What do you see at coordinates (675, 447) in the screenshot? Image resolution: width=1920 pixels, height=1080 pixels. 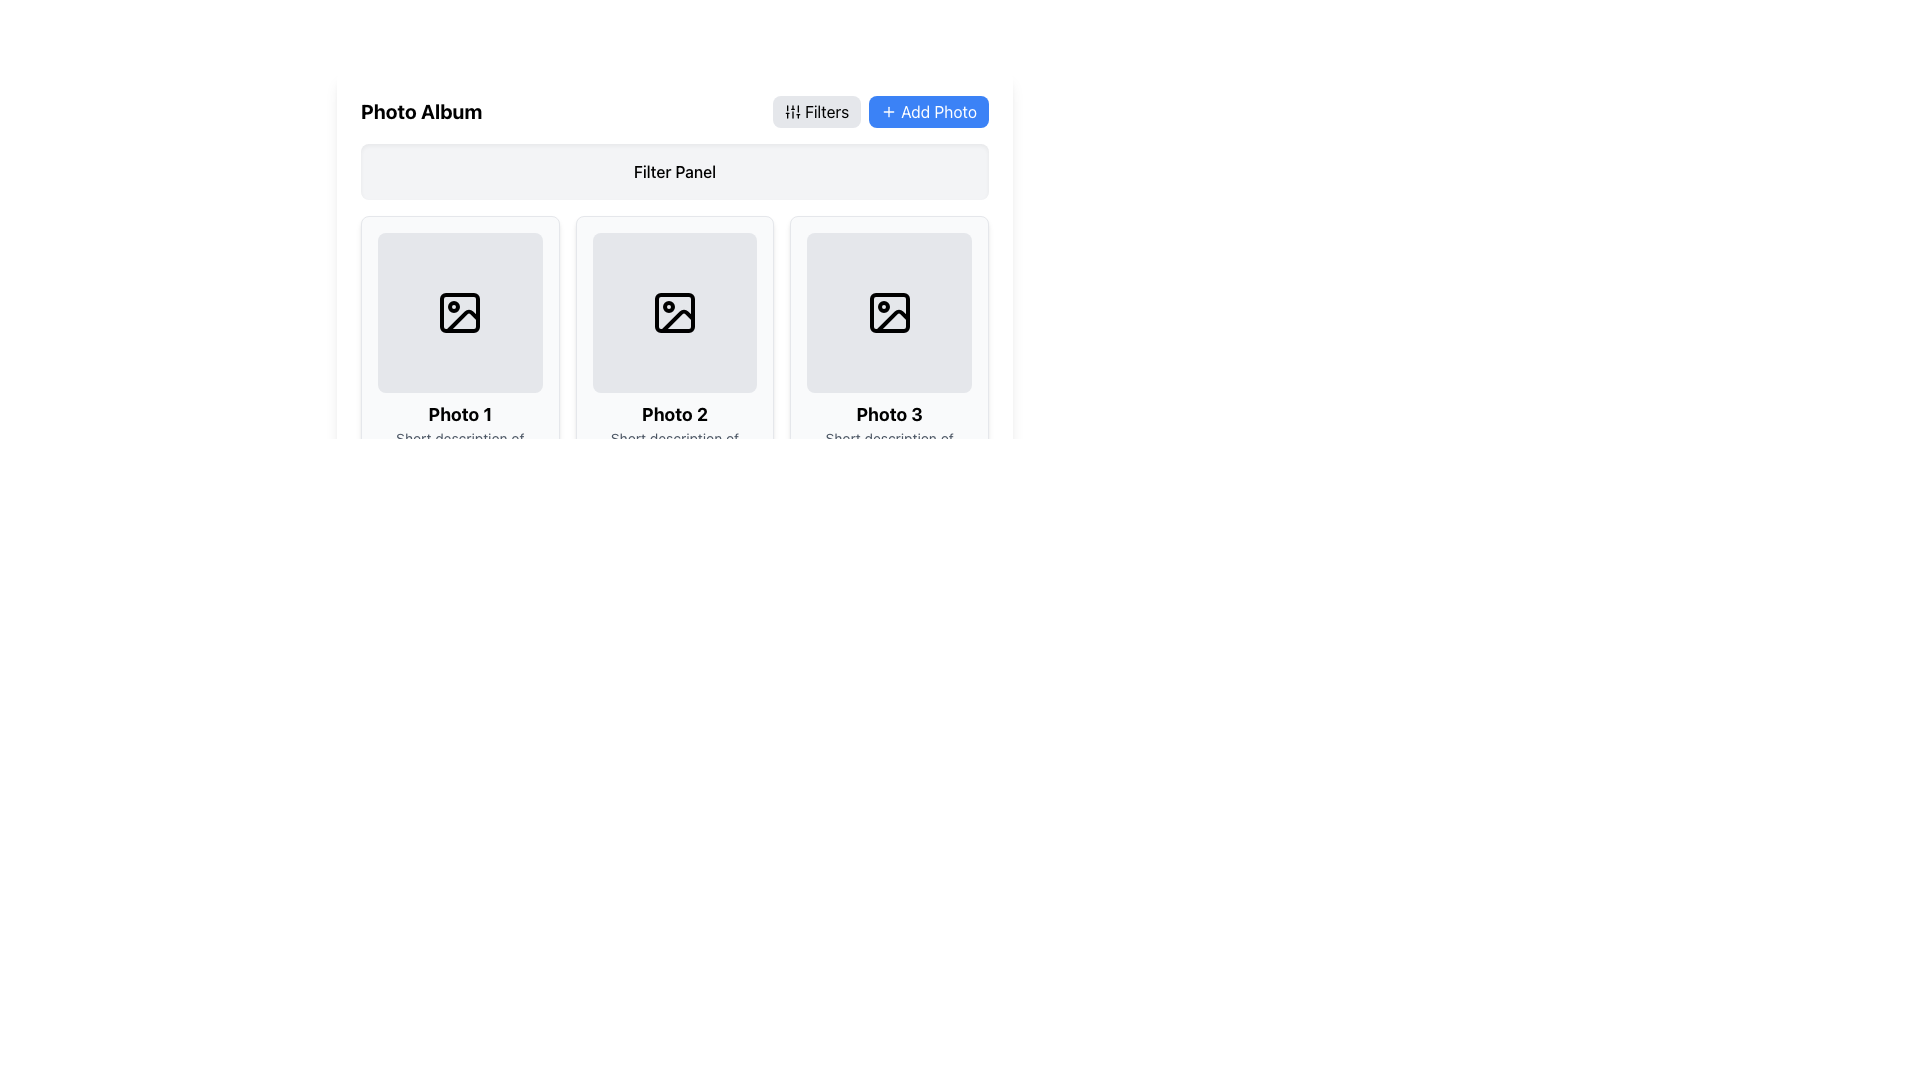 I see `the static text element located at the bottom of the card layout associated with 'Photo 2', positioned directly beneath the title 'Photo 2'` at bounding box center [675, 447].